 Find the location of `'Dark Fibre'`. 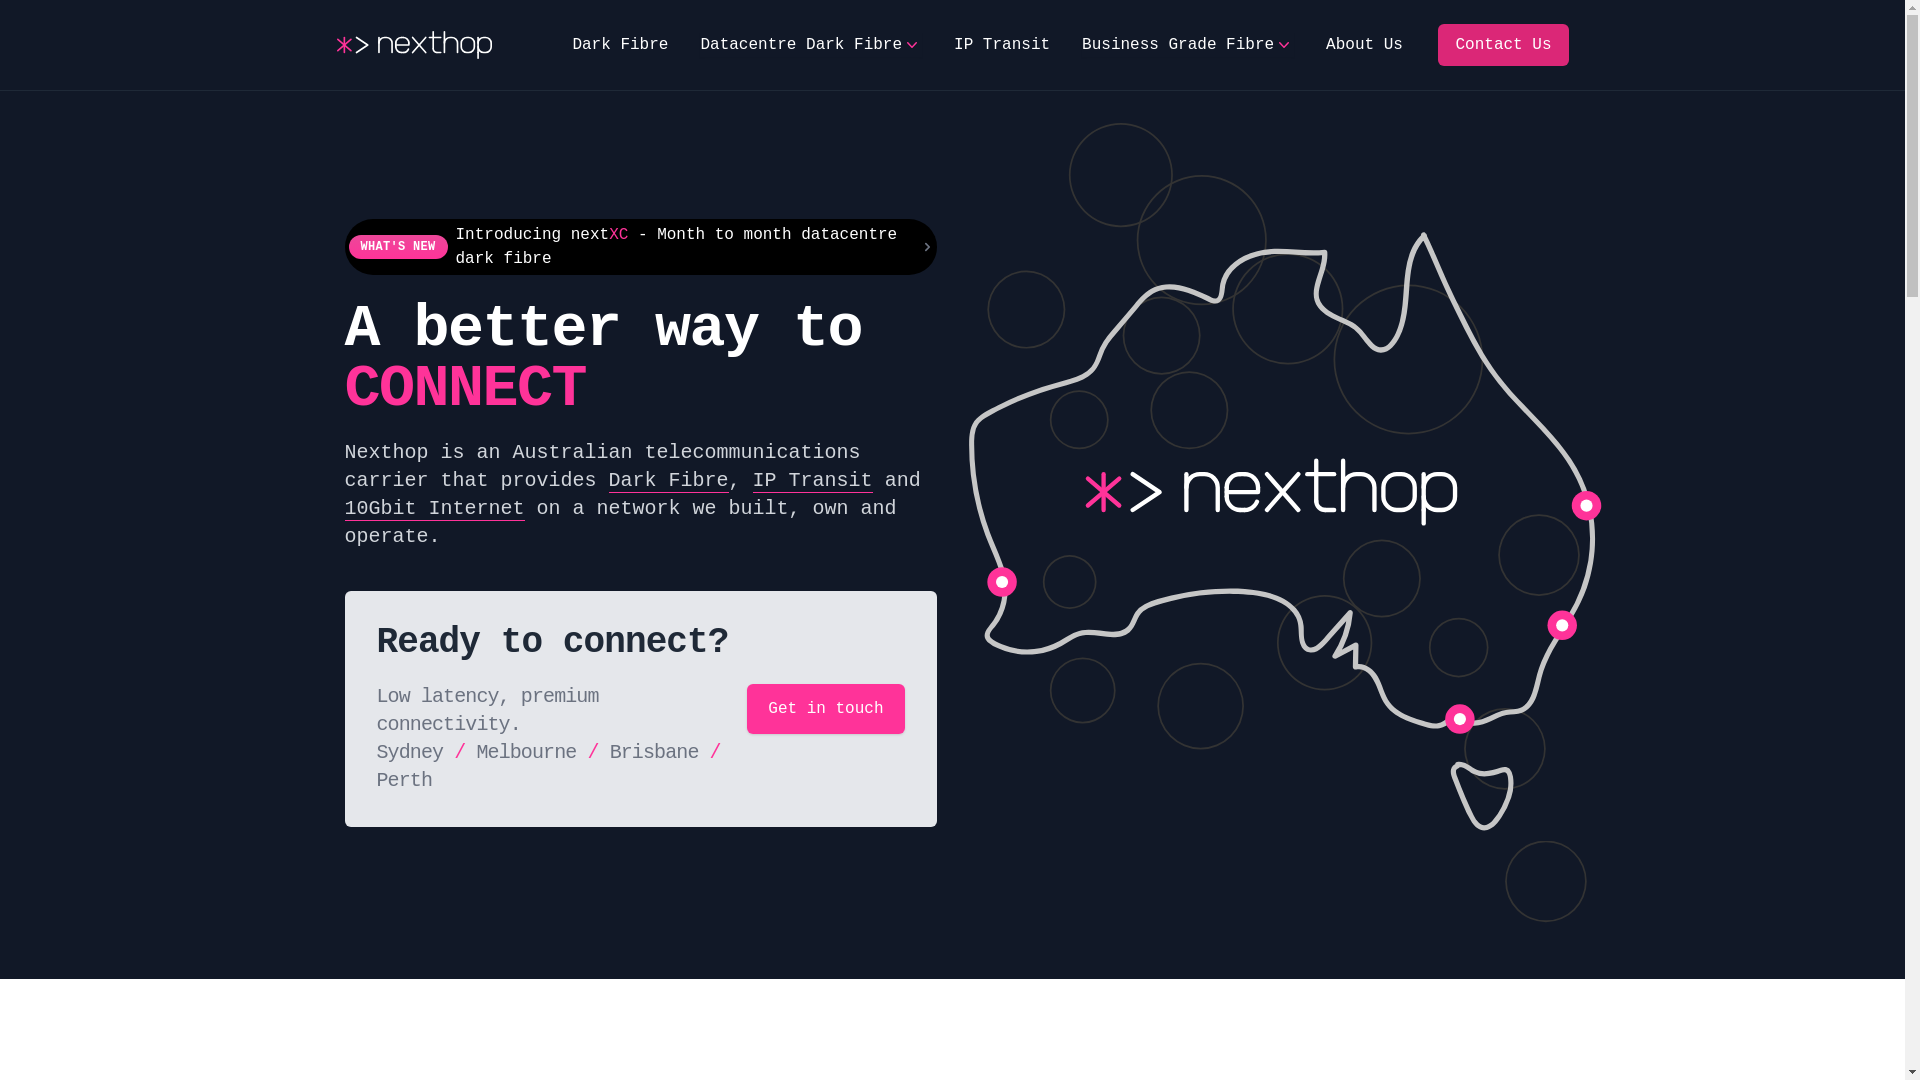

'Dark Fibre' is located at coordinates (668, 481).